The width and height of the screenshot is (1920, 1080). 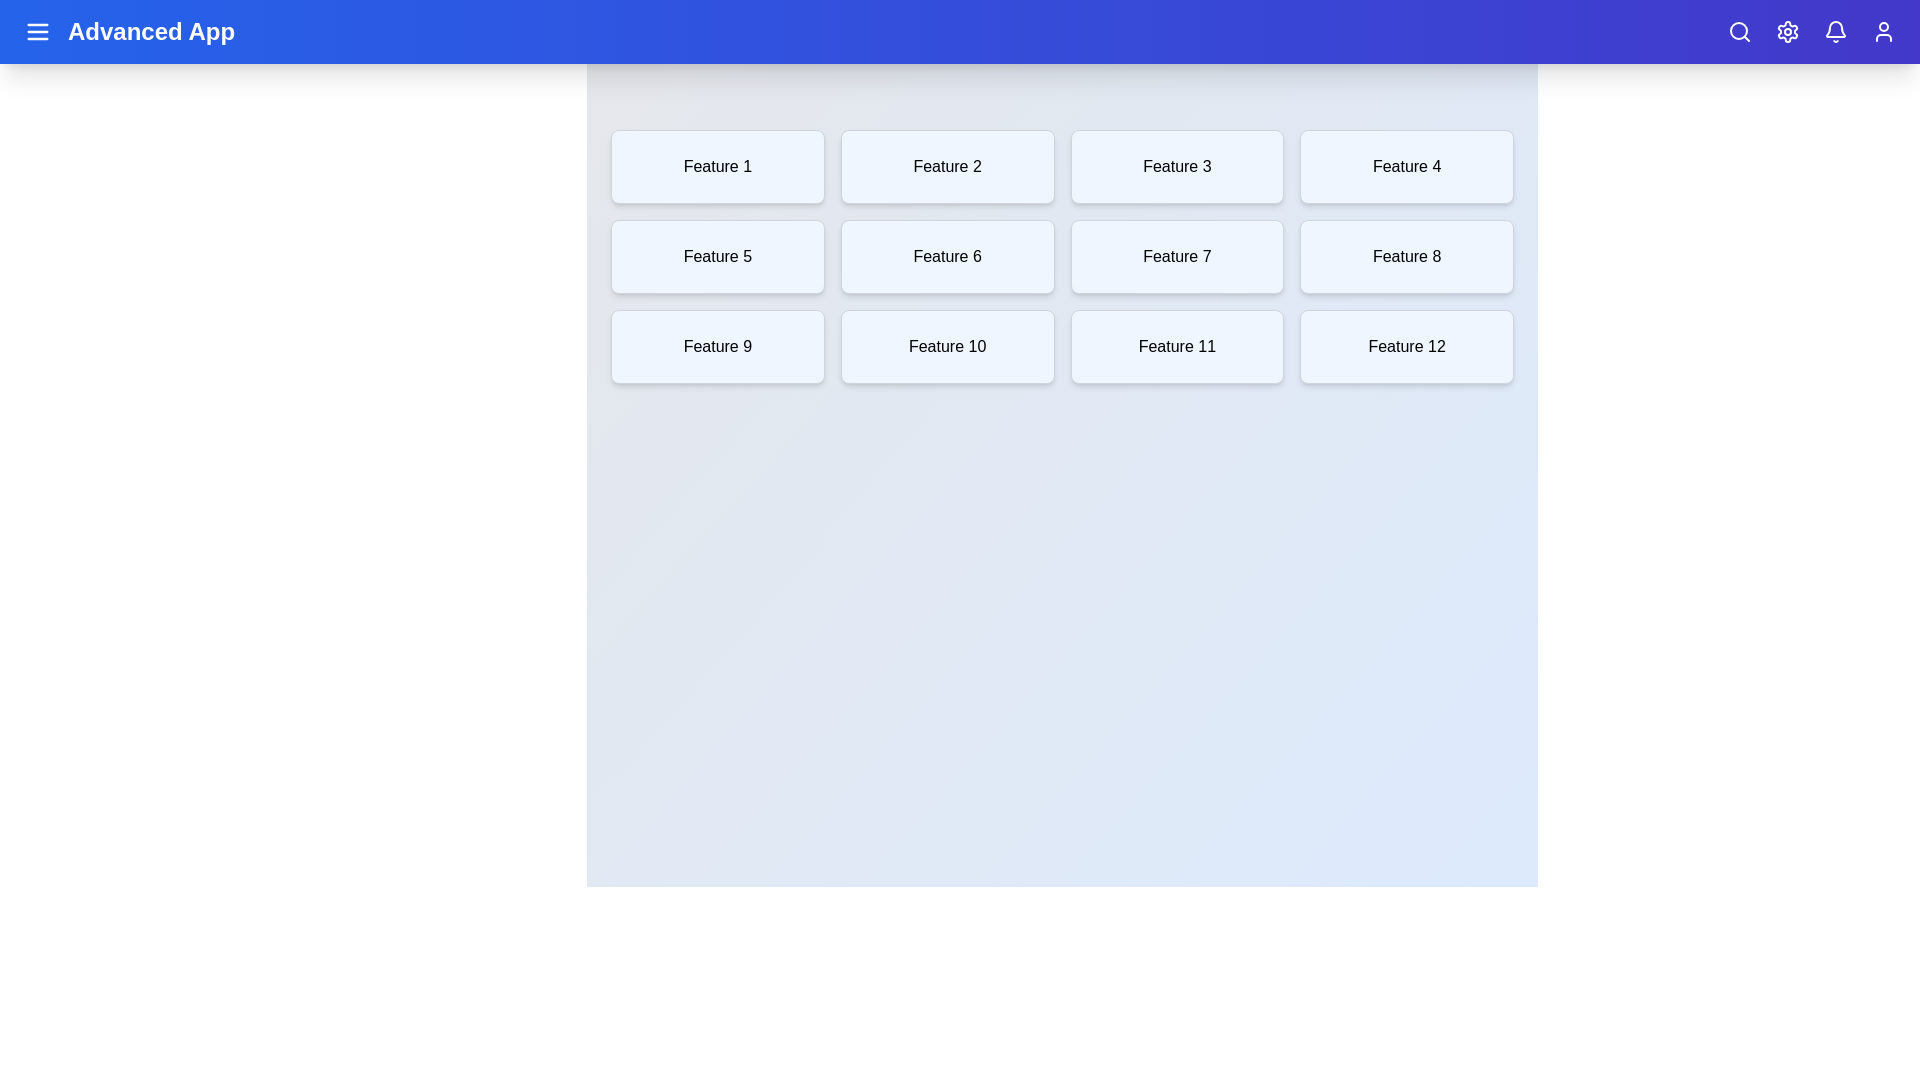 What do you see at coordinates (1738, 31) in the screenshot?
I see `the search icon to activate its functionality` at bounding box center [1738, 31].